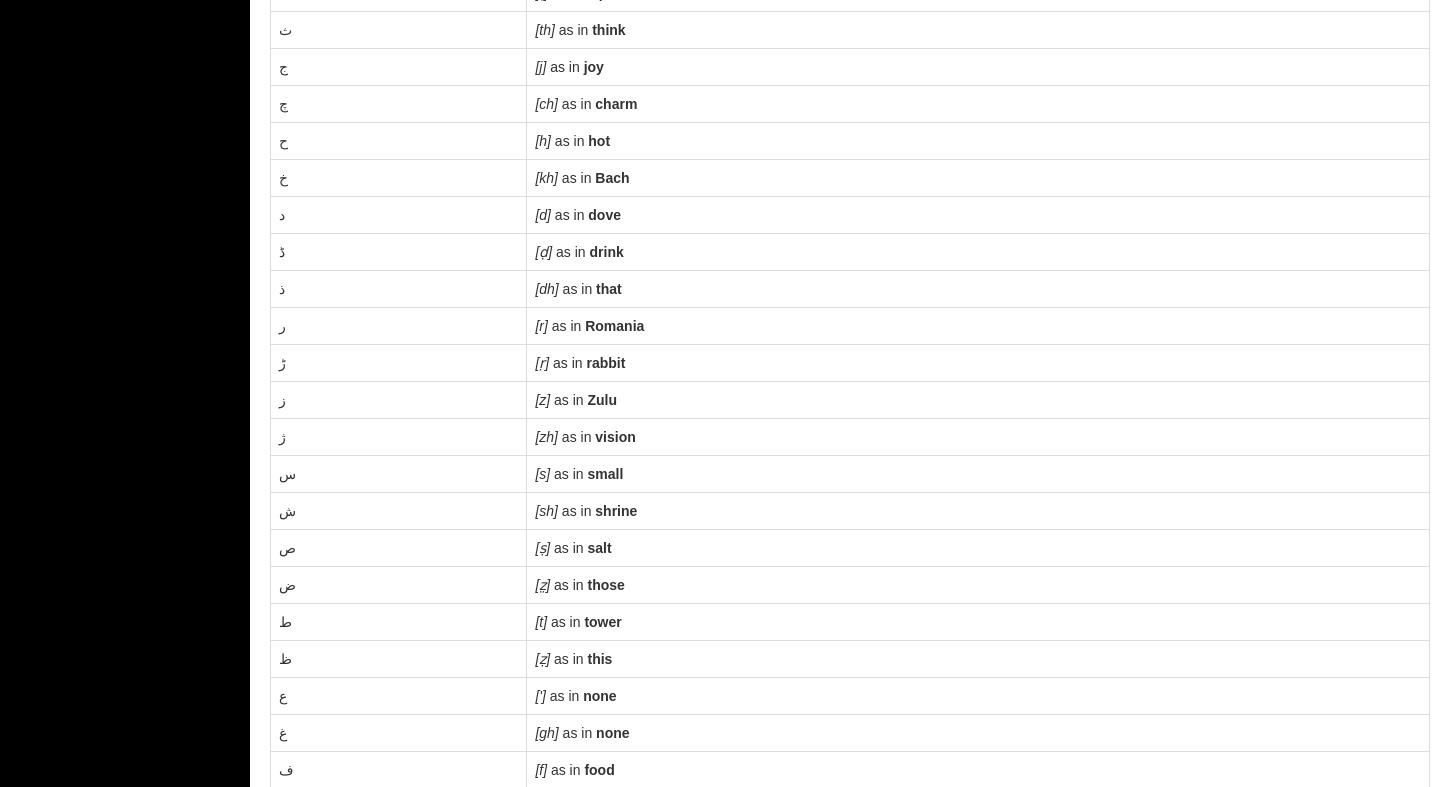  I want to click on '[ṣ]', so click(542, 546).